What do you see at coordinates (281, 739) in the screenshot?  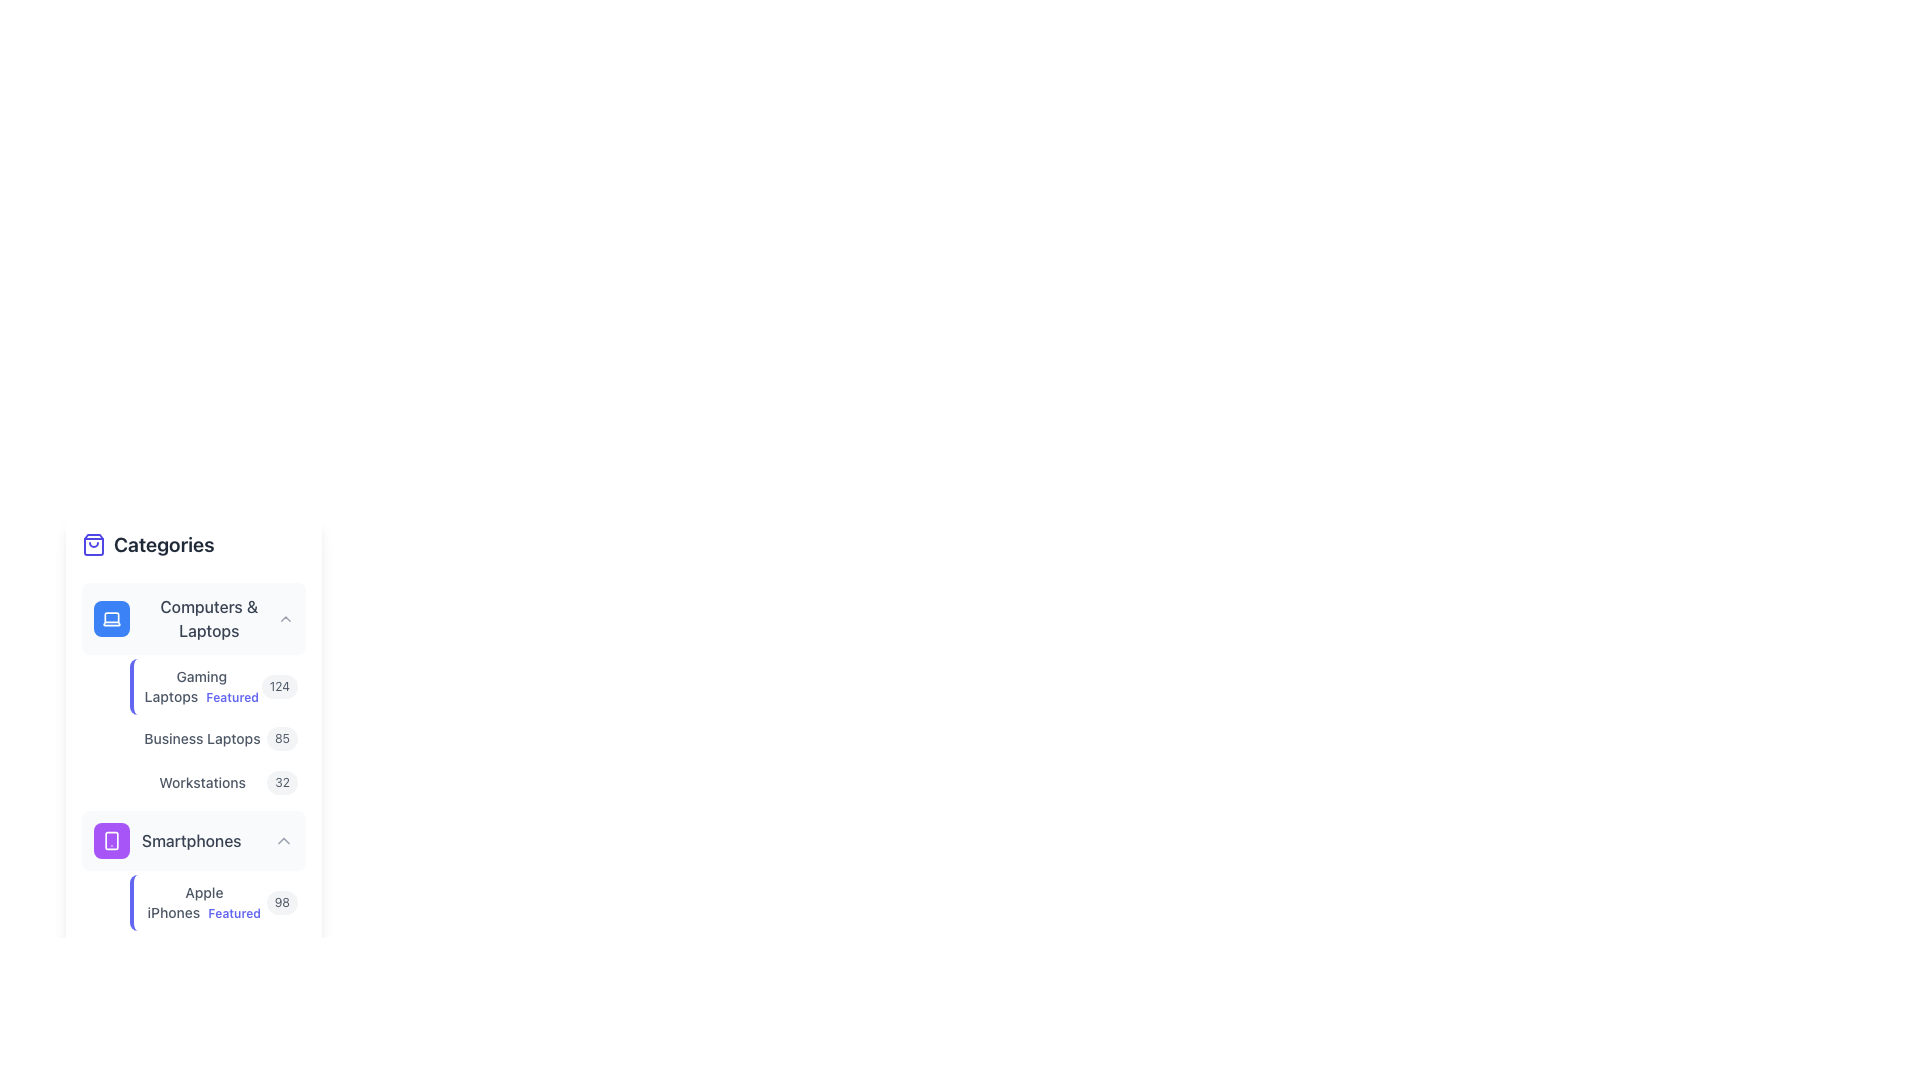 I see `the label or badge displaying the number '85' which is located to the right of the text 'Business Laptops' in the 'Computers & Laptops' category section` at bounding box center [281, 739].